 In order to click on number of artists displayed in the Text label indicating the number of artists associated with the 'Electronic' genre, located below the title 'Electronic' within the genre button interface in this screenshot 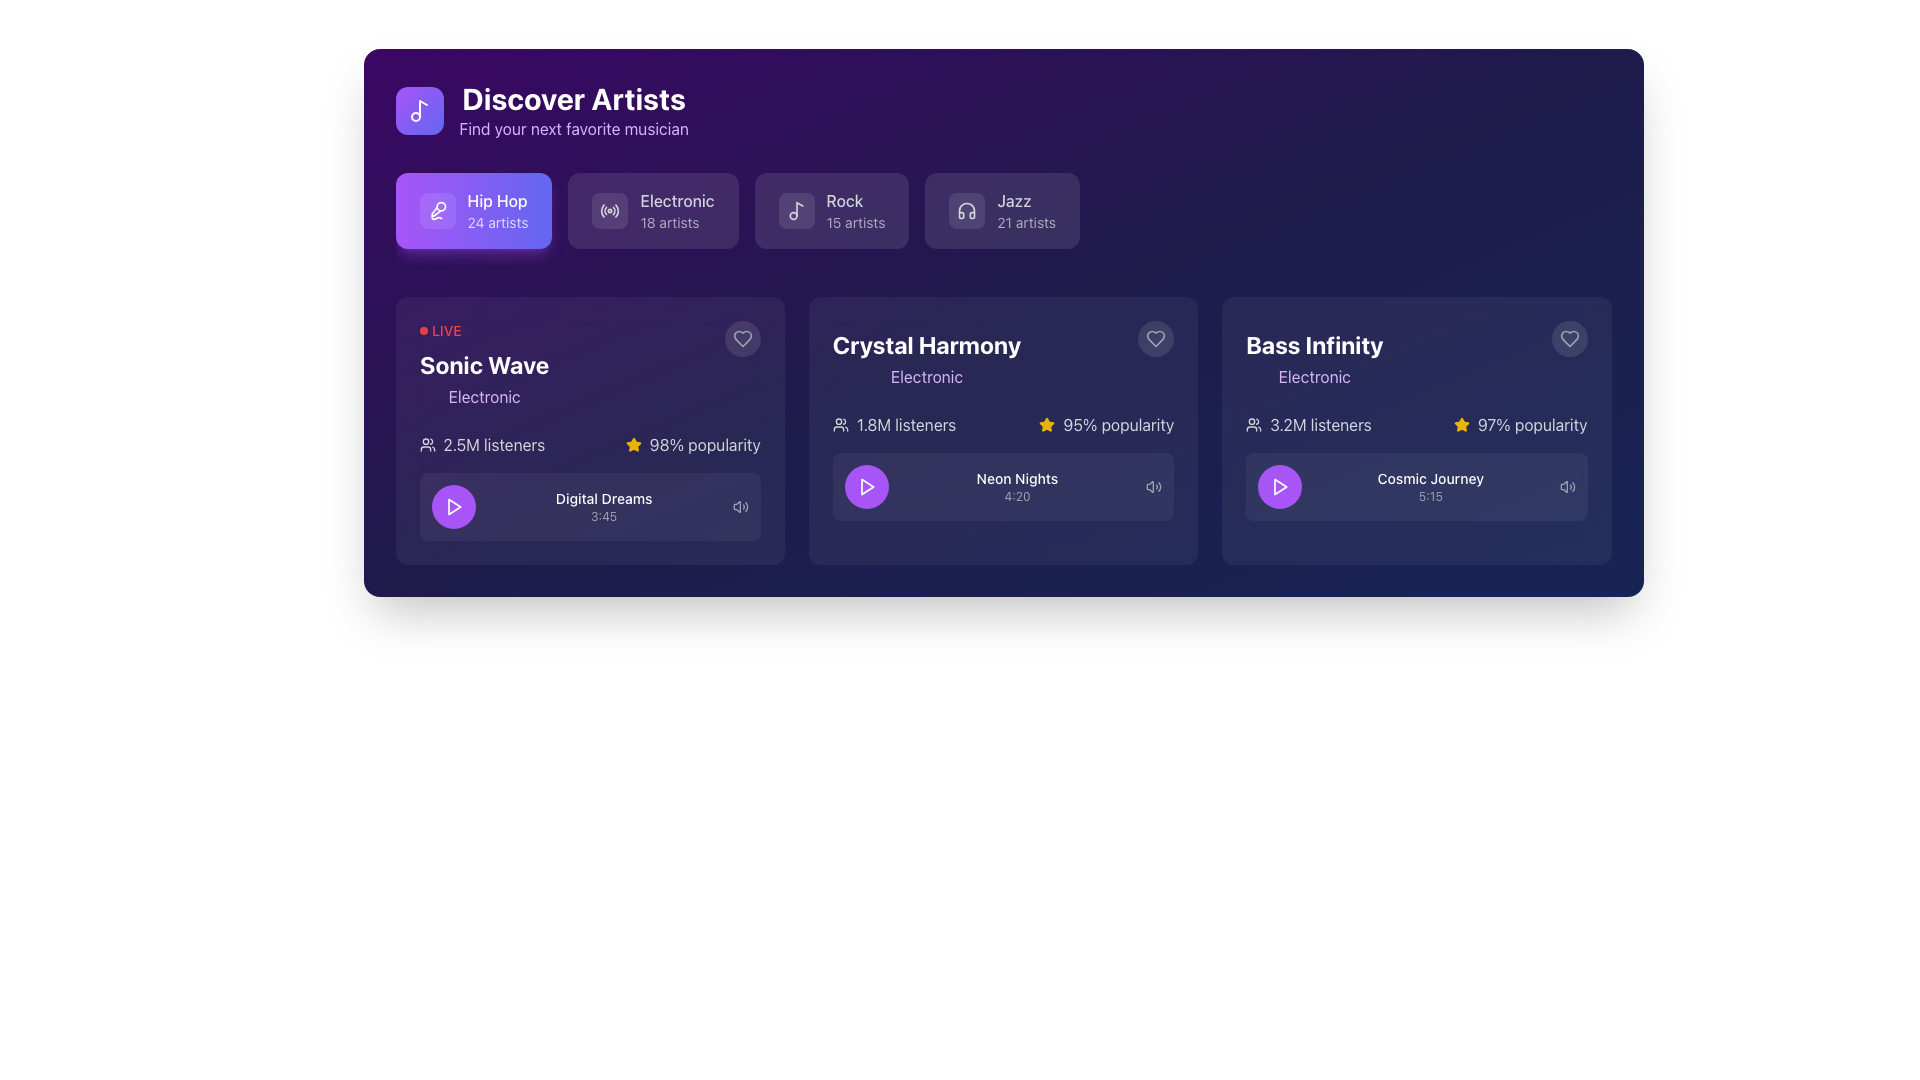, I will do `click(677, 223)`.